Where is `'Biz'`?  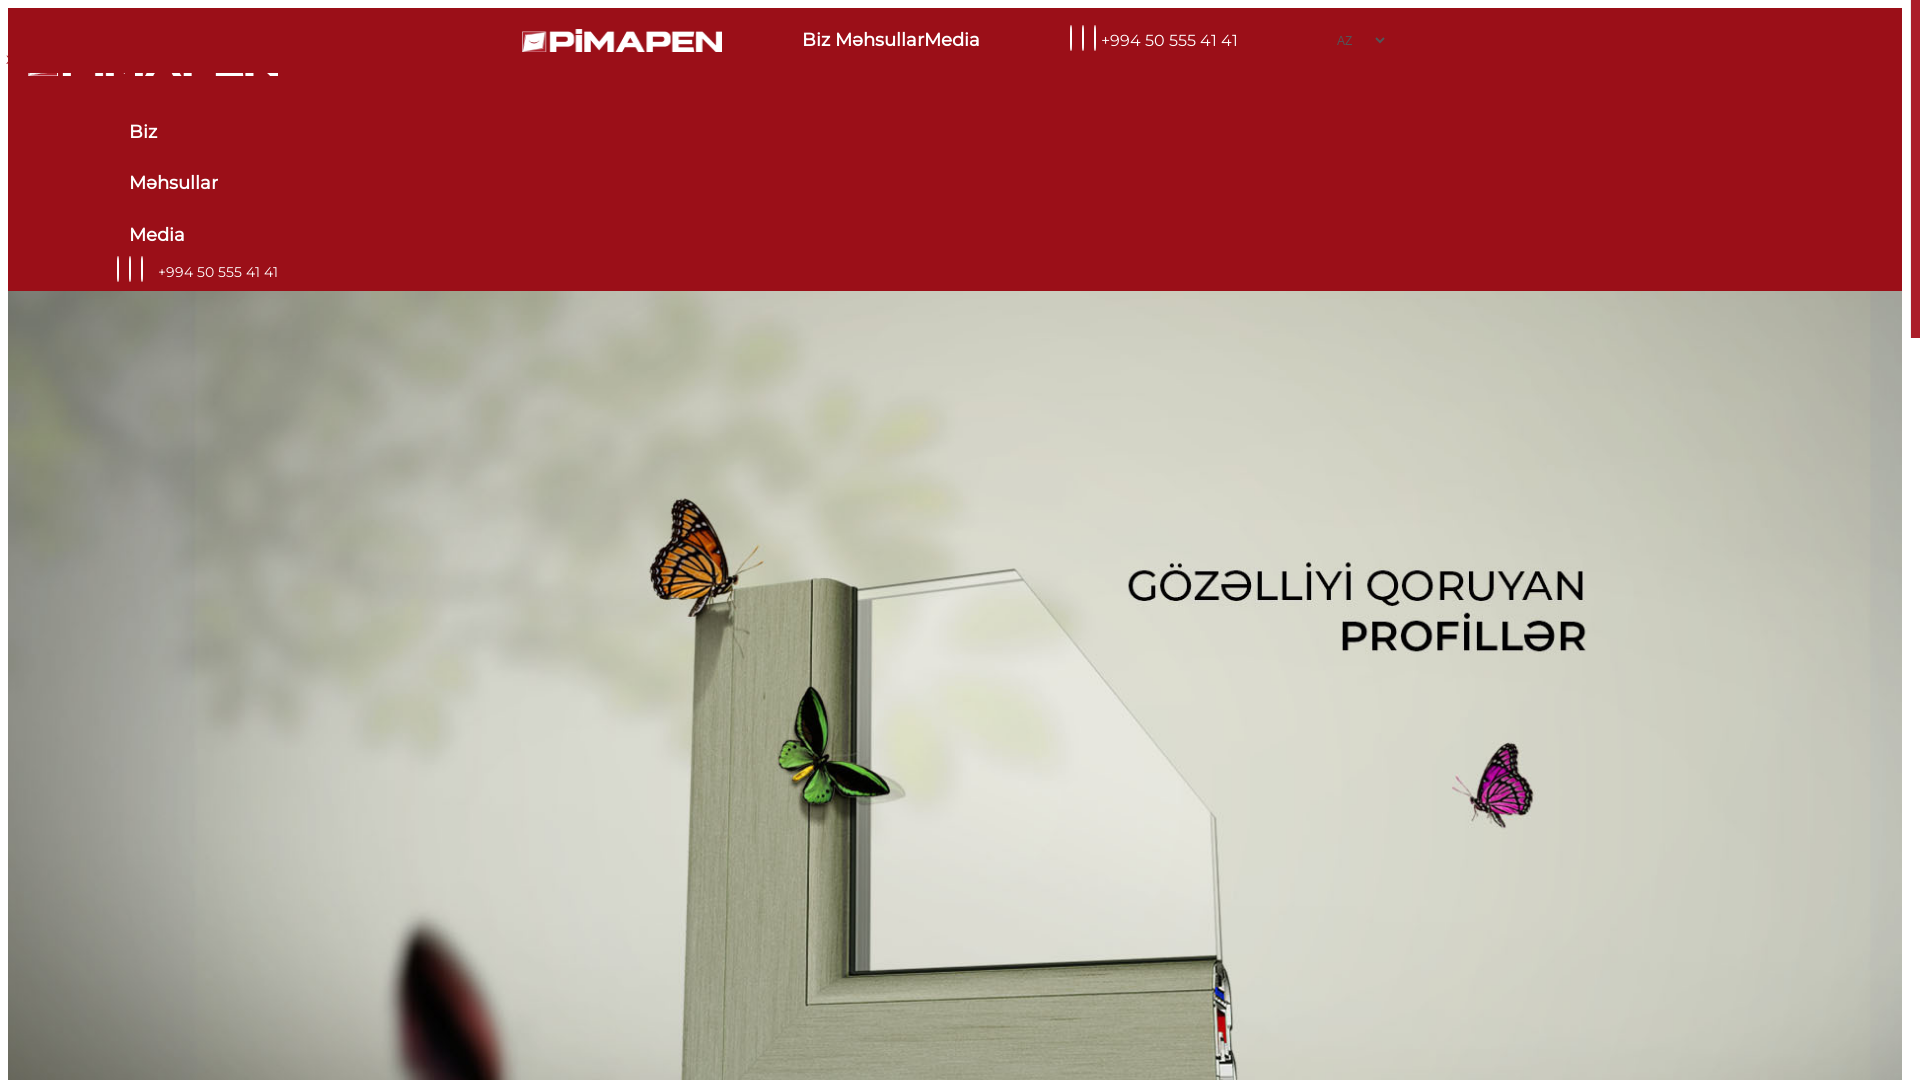 'Biz' is located at coordinates (172, 132).